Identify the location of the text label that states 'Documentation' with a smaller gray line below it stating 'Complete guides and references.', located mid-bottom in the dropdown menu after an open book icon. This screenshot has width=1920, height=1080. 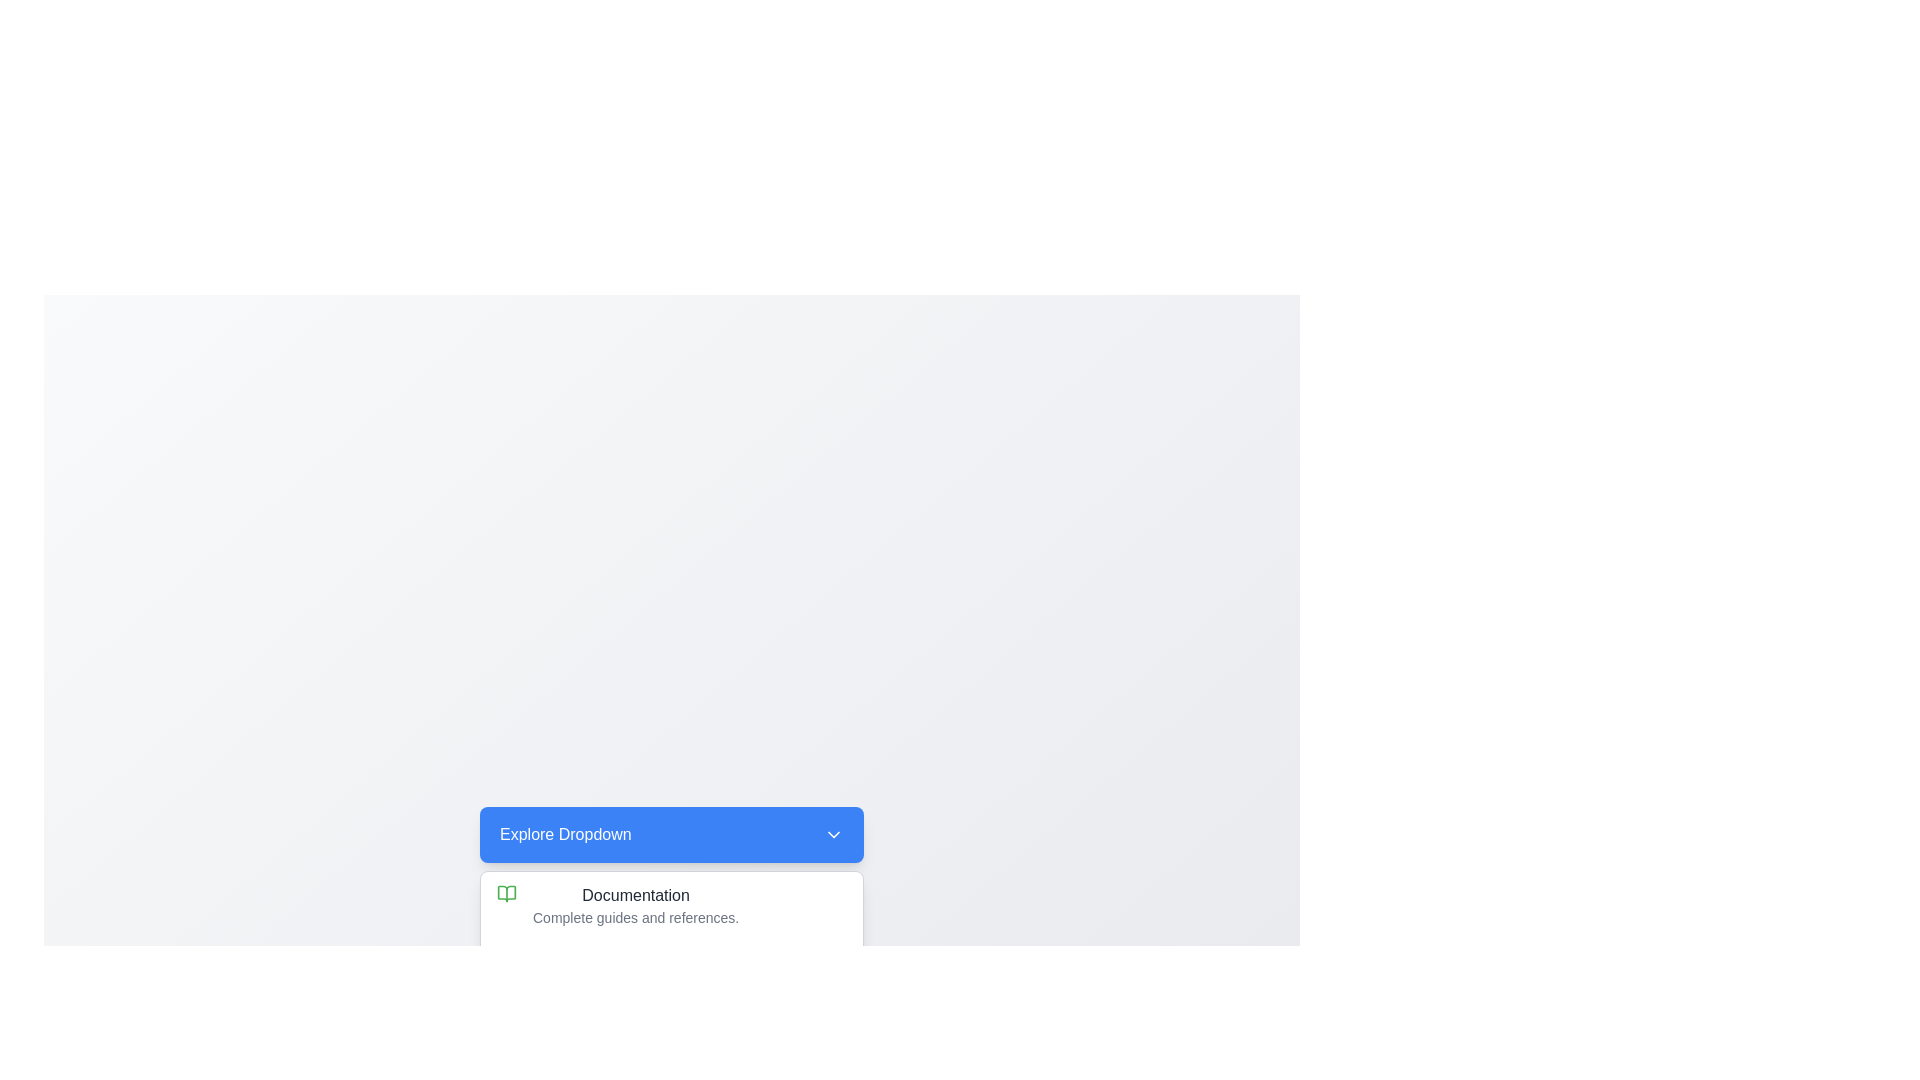
(635, 906).